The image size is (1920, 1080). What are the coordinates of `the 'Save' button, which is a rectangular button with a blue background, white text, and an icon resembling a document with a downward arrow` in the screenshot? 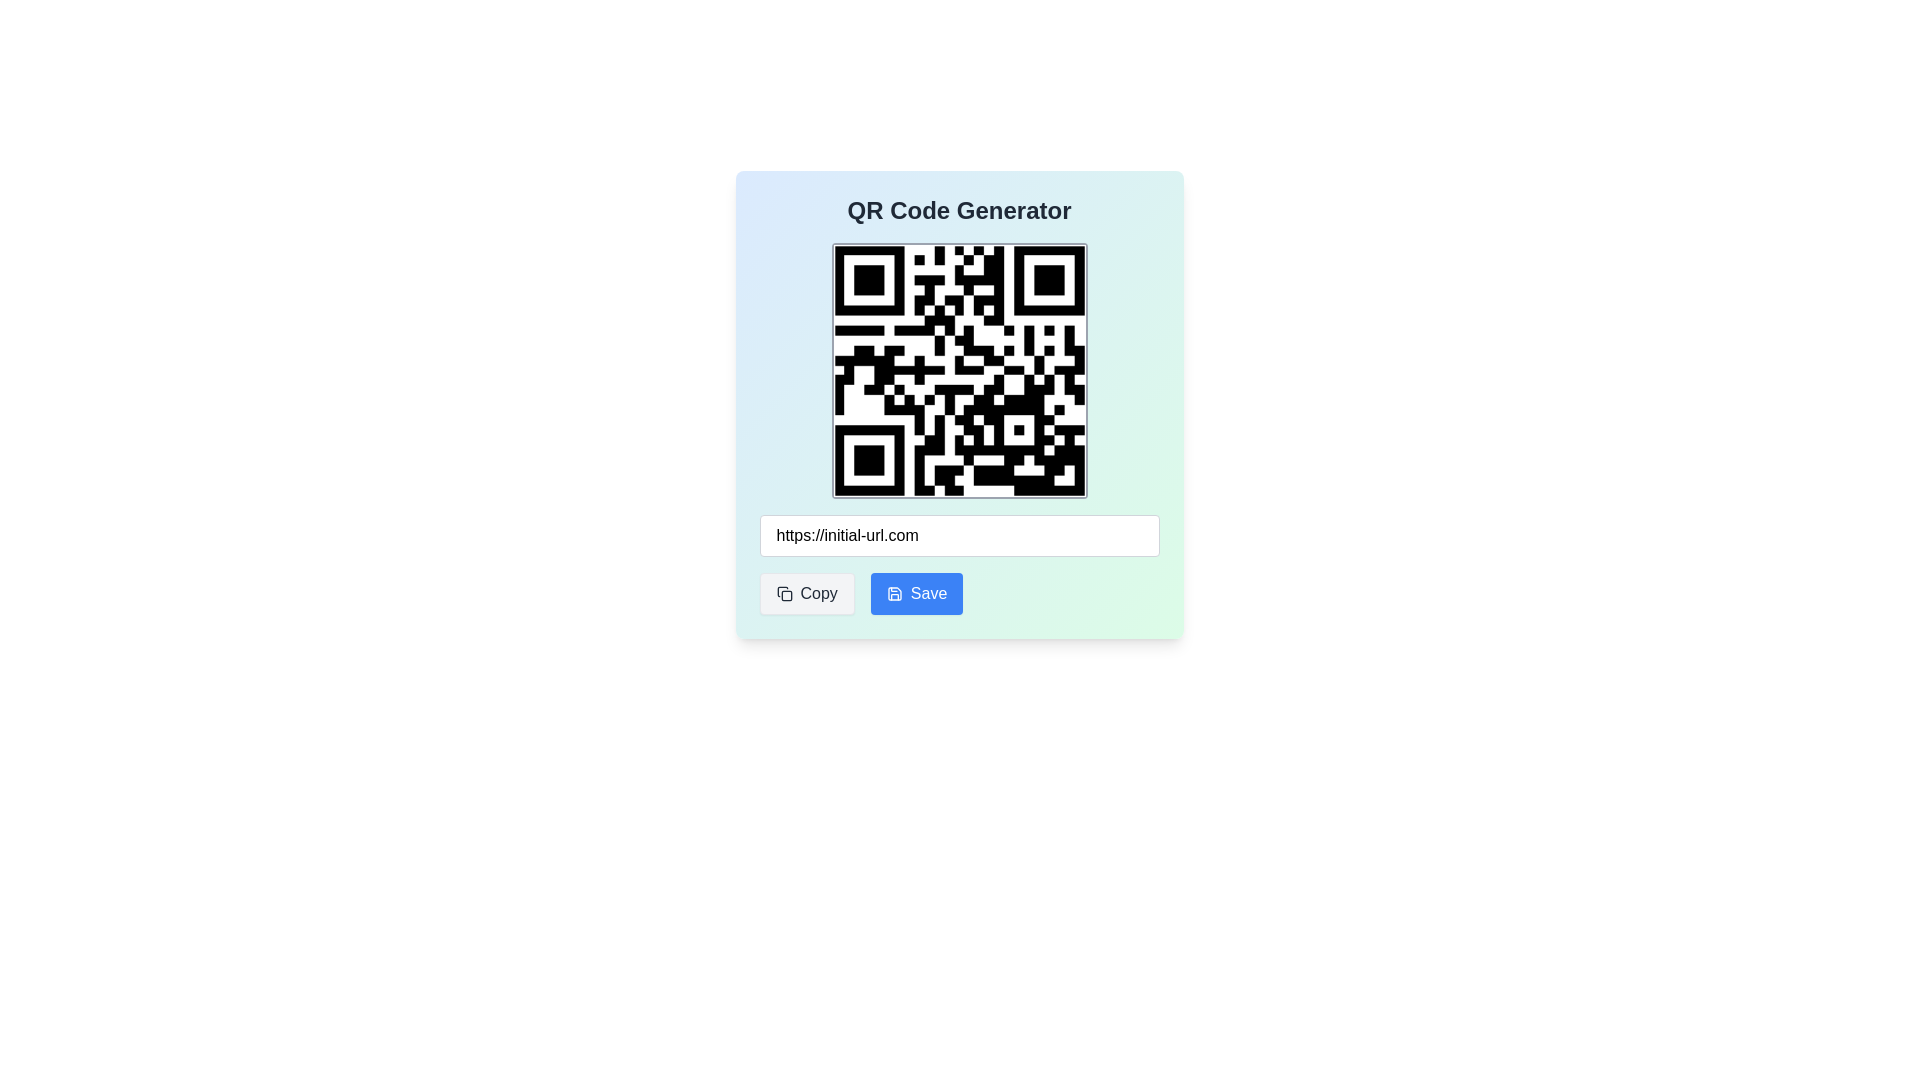 It's located at (916, 593).